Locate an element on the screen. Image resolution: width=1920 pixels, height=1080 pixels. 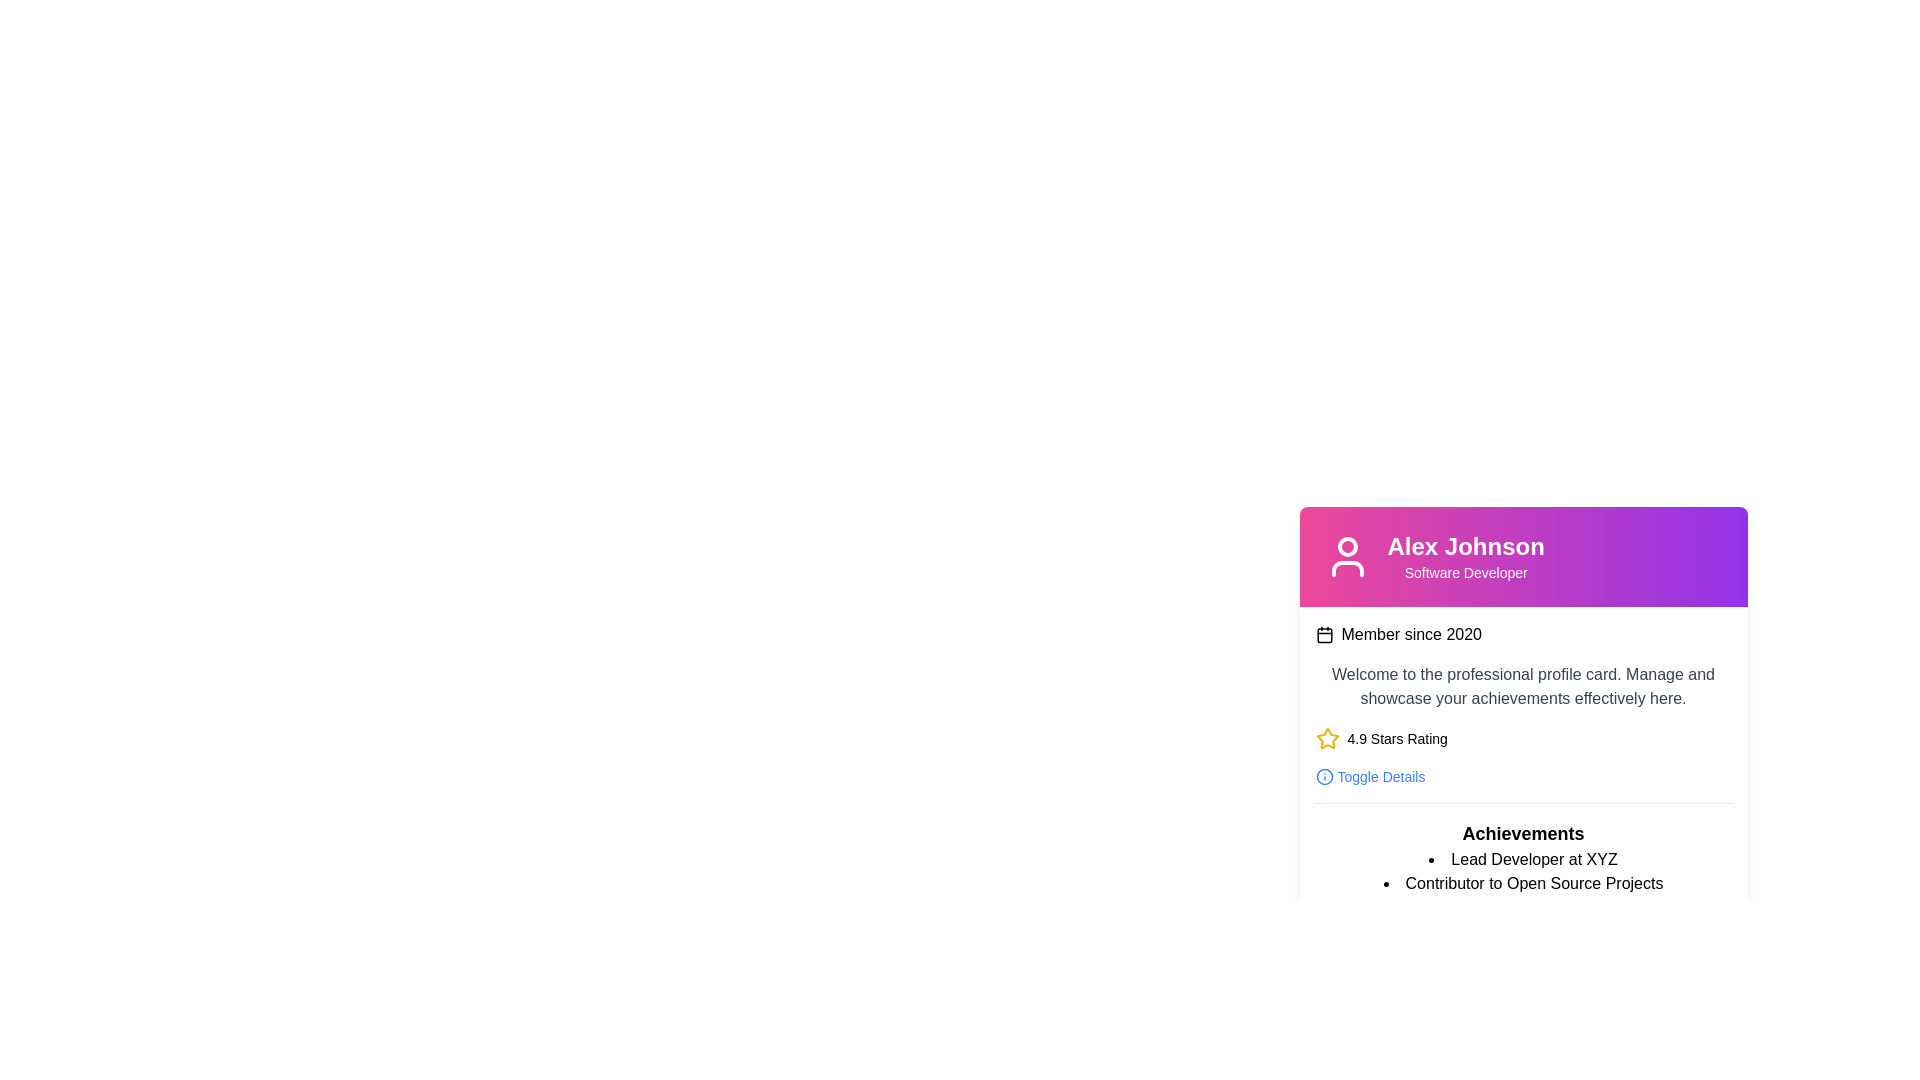
the text display header that prominently presents the user's name within the profile card, located centrally above the smaller text 'Software Developer' is located at coordinates (1466, 547).